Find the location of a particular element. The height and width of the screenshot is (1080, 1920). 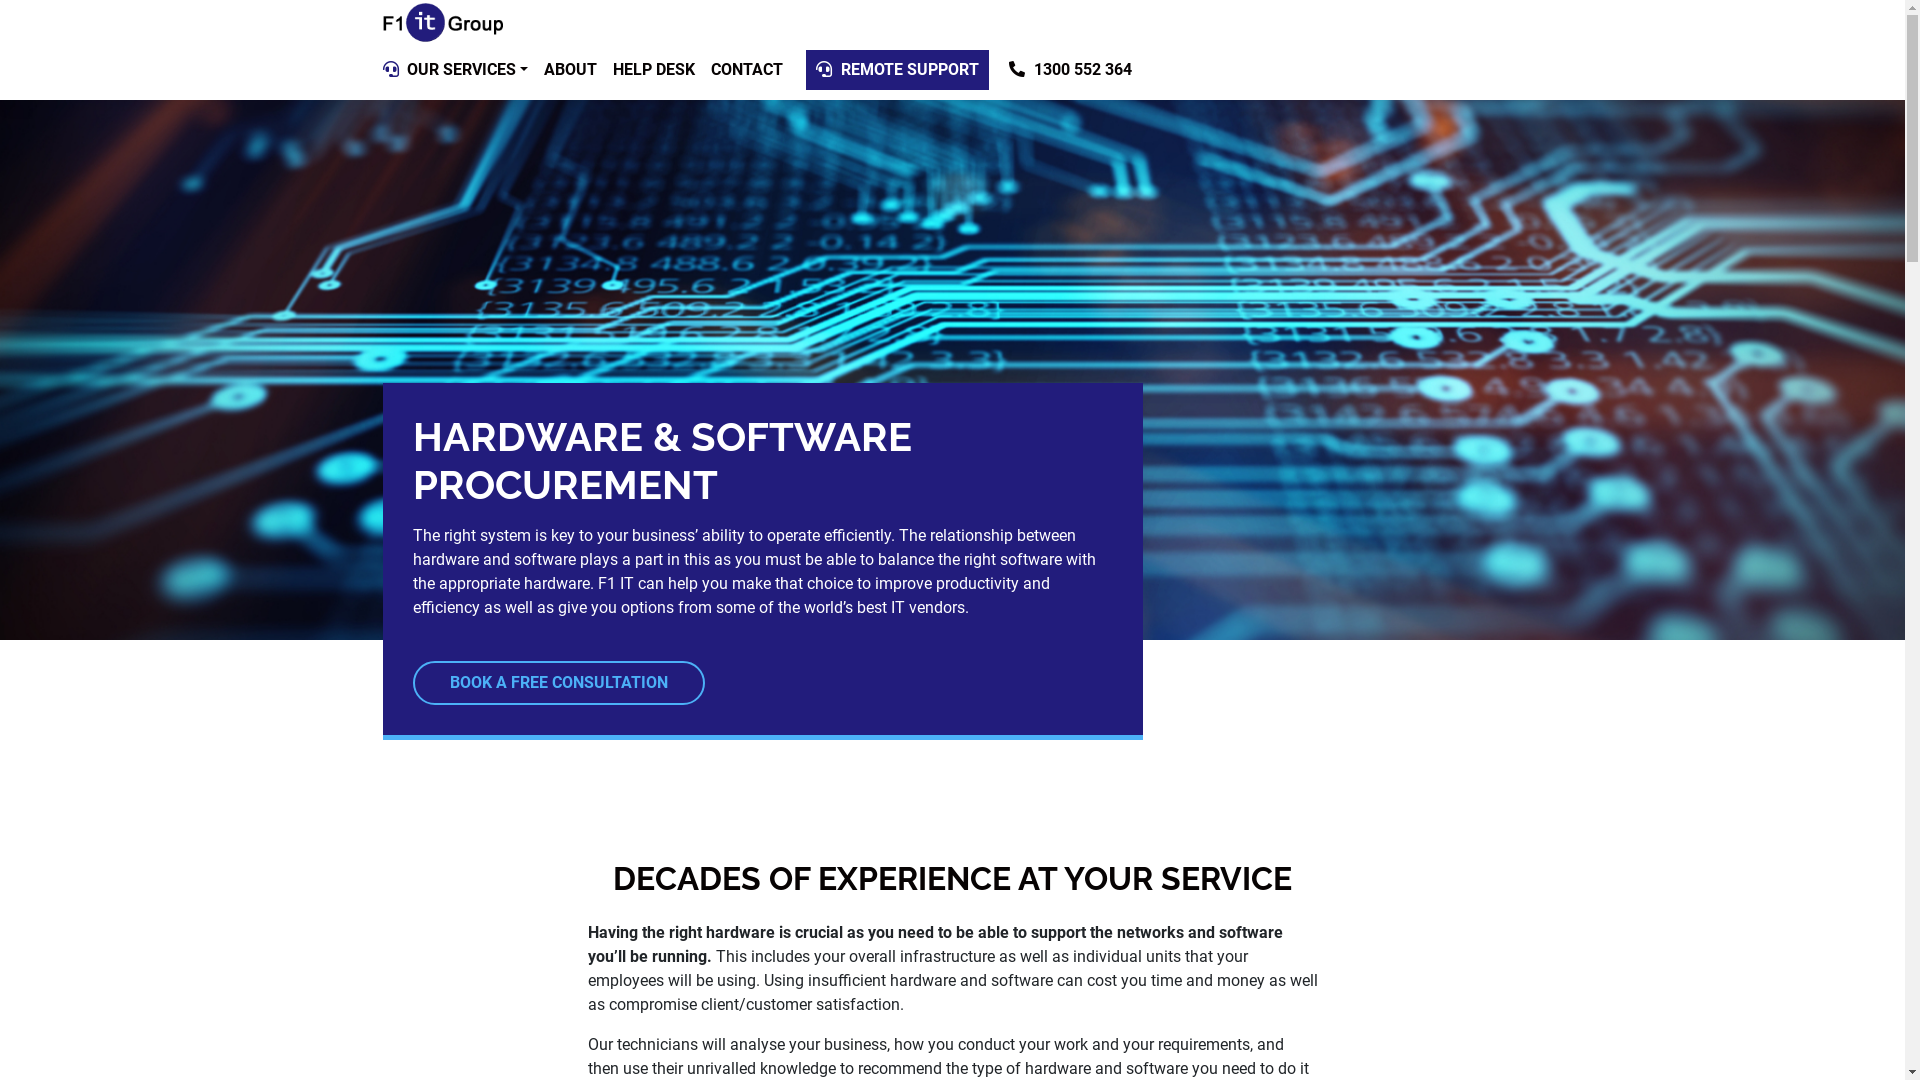

'1300 552 364' is located at coordinates (1069, 68).